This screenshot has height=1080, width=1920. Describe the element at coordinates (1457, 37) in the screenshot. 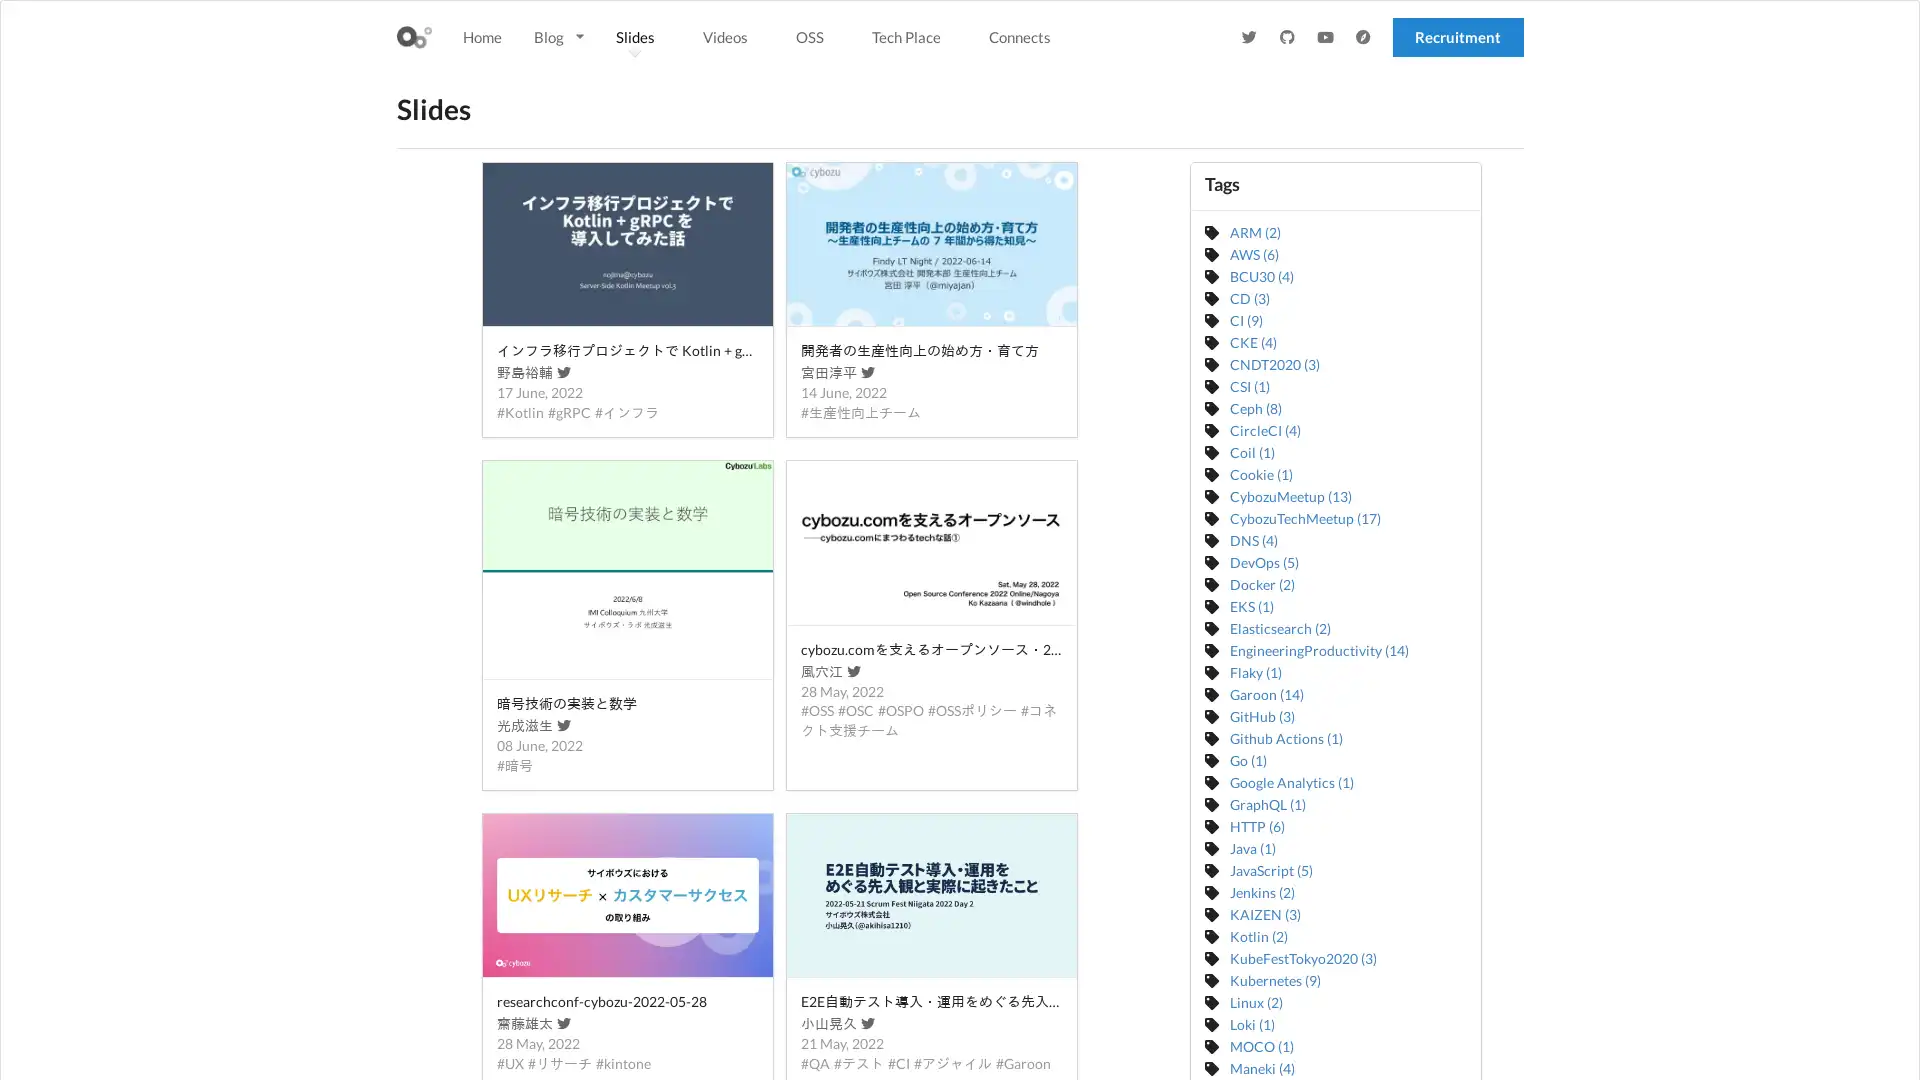

I see `Recruitment` at that location.